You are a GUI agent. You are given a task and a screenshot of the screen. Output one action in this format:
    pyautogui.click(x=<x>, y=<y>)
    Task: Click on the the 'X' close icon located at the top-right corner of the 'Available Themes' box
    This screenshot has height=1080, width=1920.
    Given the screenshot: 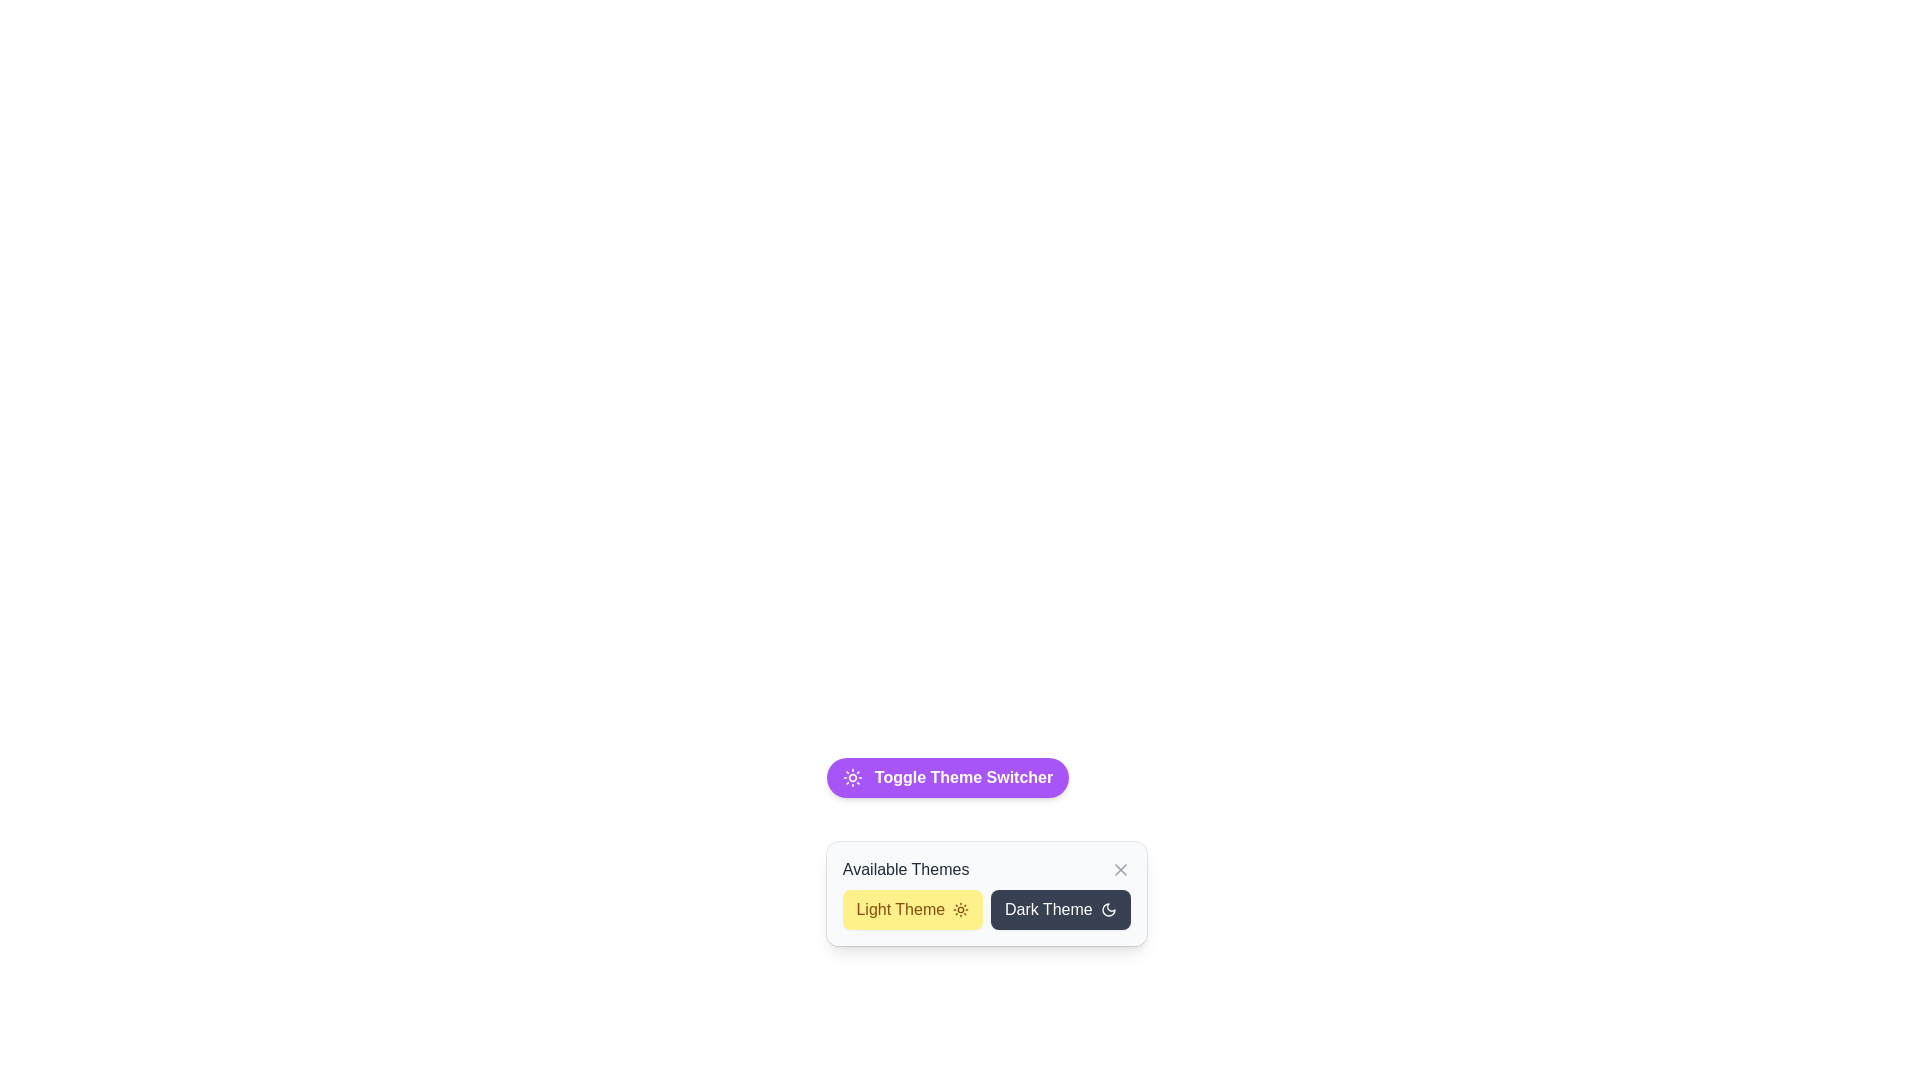 What is the action you would take?
    pyautogui.click(x=1120, y=869)
    